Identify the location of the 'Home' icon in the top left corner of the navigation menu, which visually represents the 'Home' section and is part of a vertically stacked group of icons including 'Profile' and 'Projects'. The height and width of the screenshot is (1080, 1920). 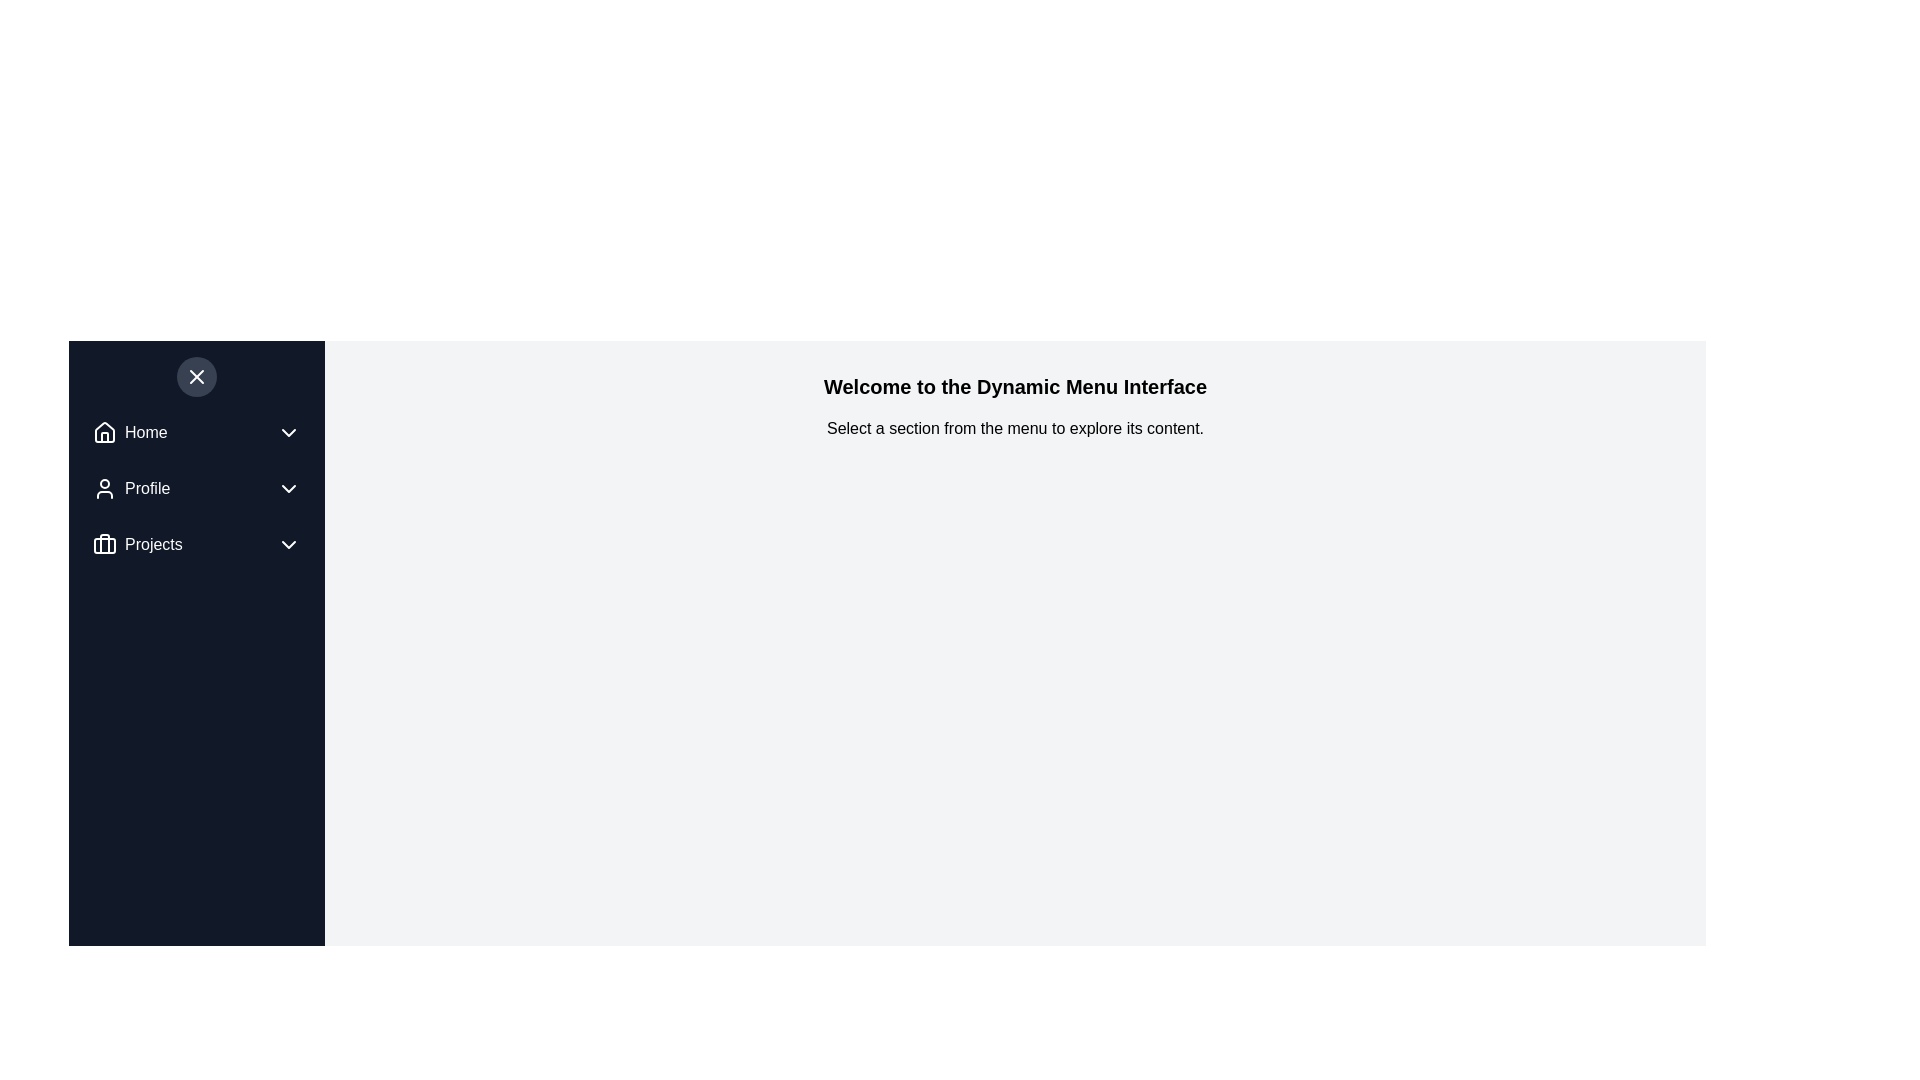
(104, 431).